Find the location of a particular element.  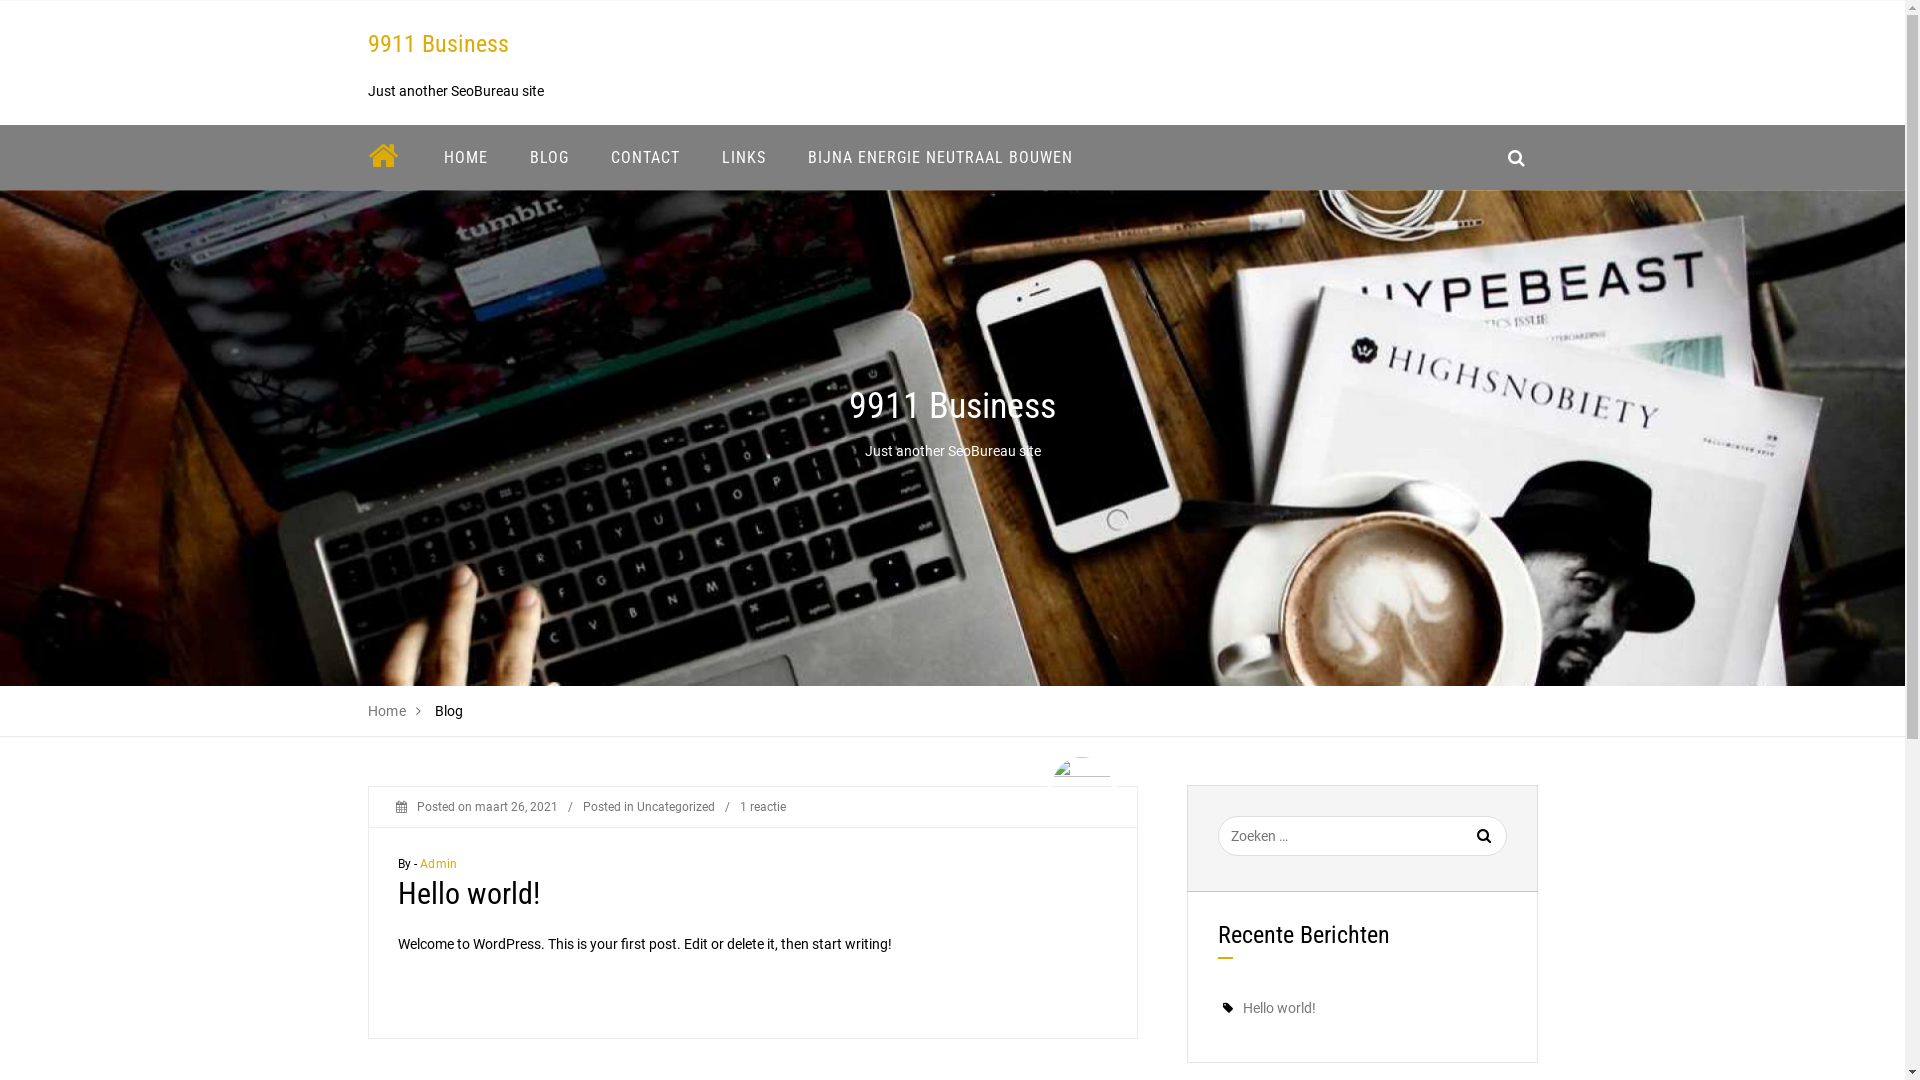

'BLOG' is located at coordinates (548, 156).